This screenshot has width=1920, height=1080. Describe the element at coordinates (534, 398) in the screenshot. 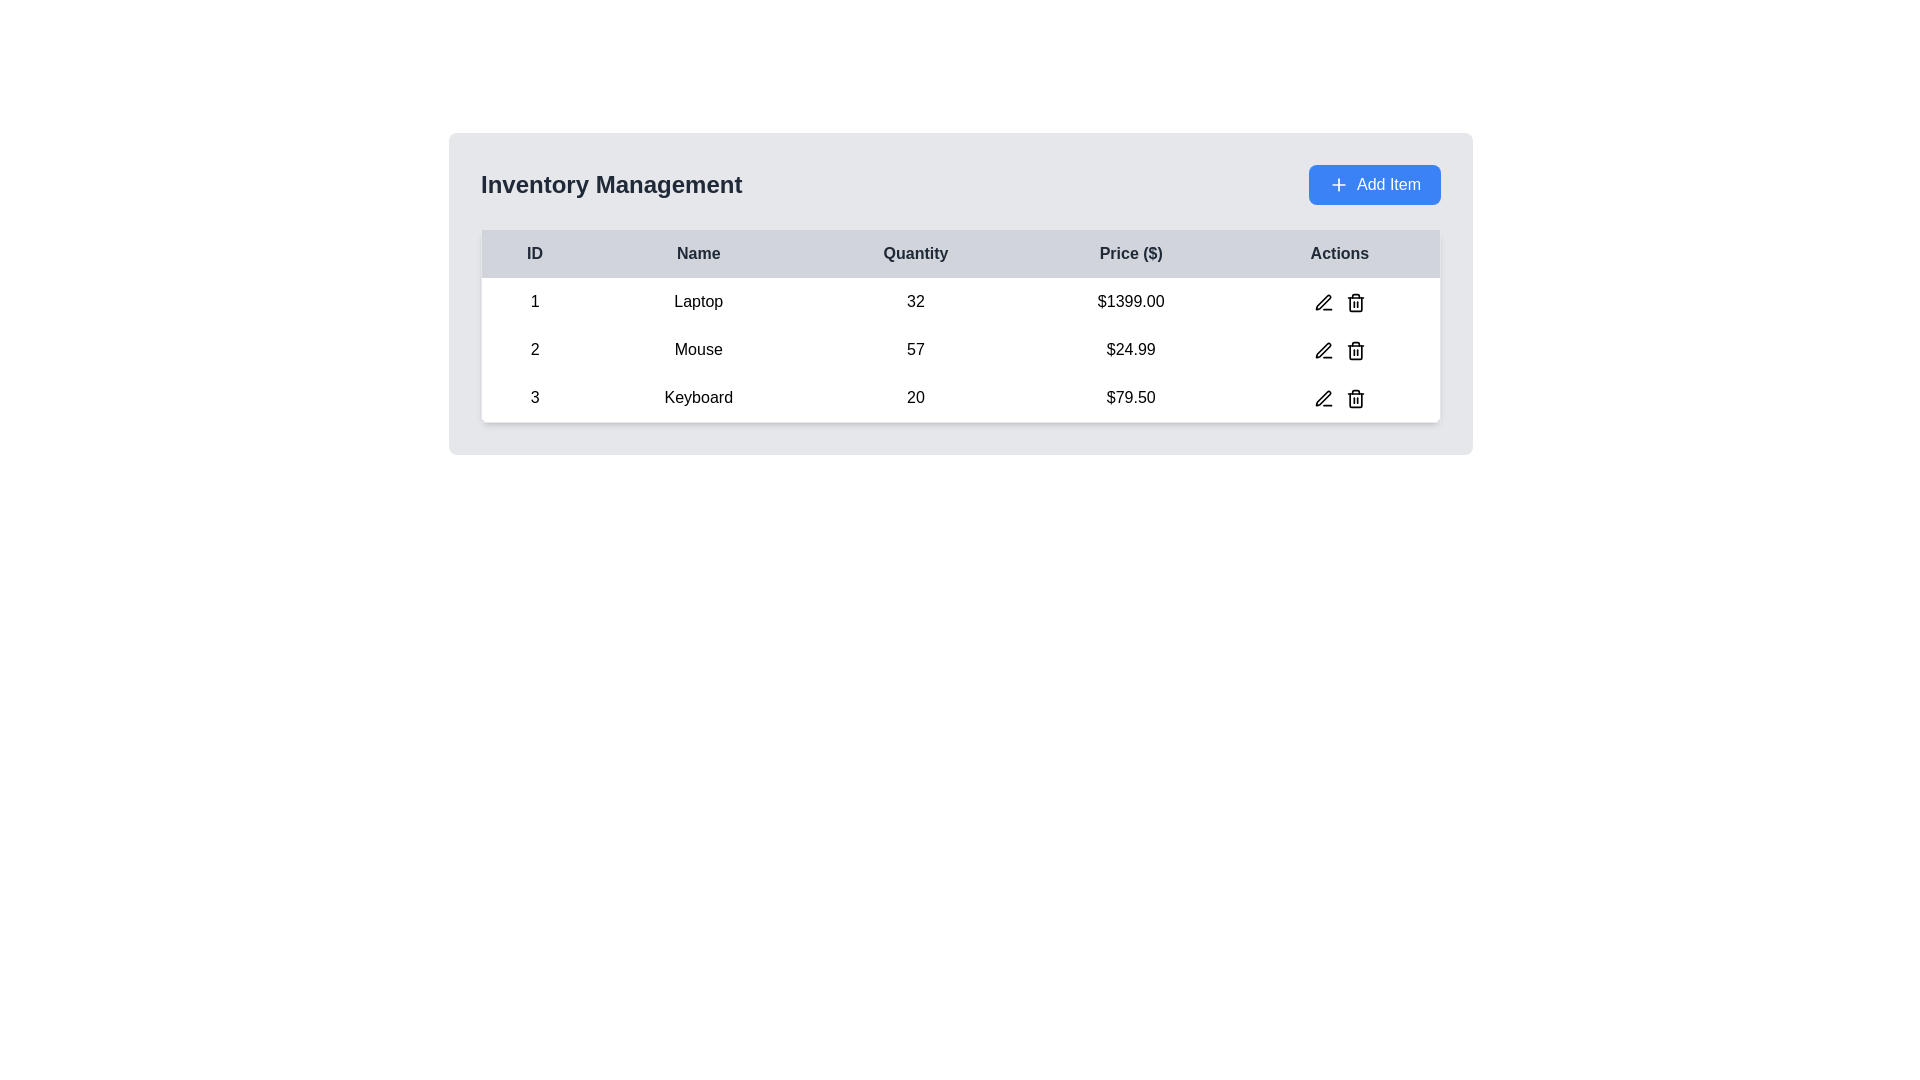

I see `the Label displaying the number '3' in bold black font located in the first column of the table's third row within the 'Inventory Management' section` at that location.